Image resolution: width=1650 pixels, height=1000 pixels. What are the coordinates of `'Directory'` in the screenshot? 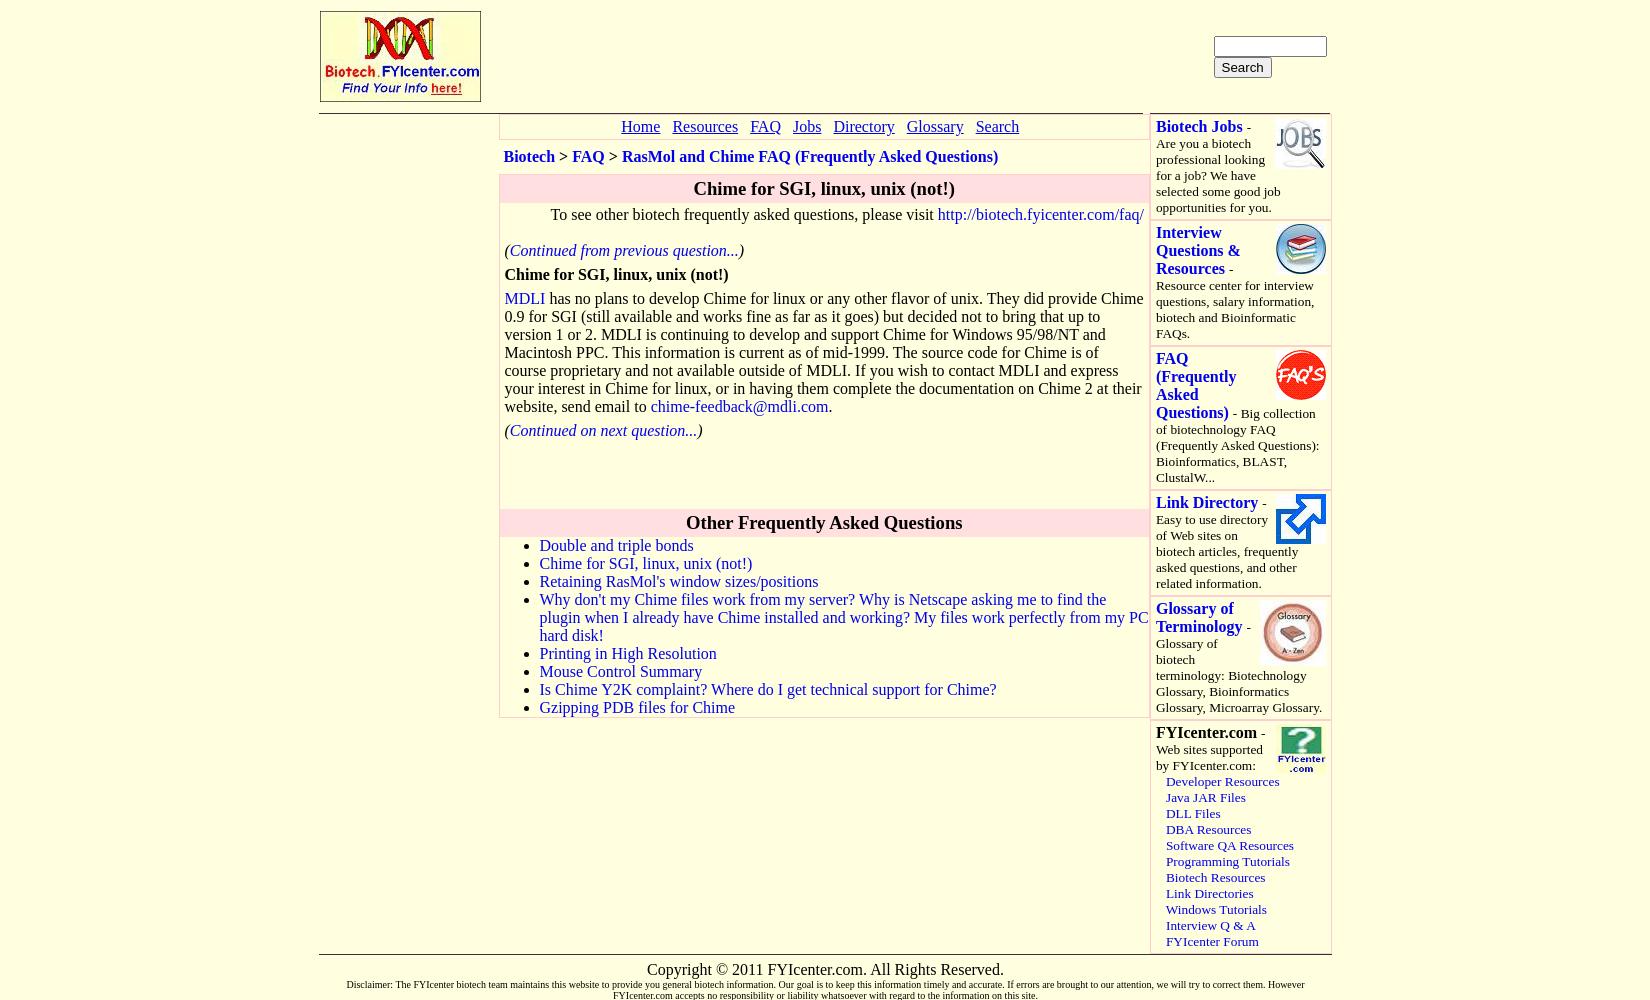 It's located at (863, 126).